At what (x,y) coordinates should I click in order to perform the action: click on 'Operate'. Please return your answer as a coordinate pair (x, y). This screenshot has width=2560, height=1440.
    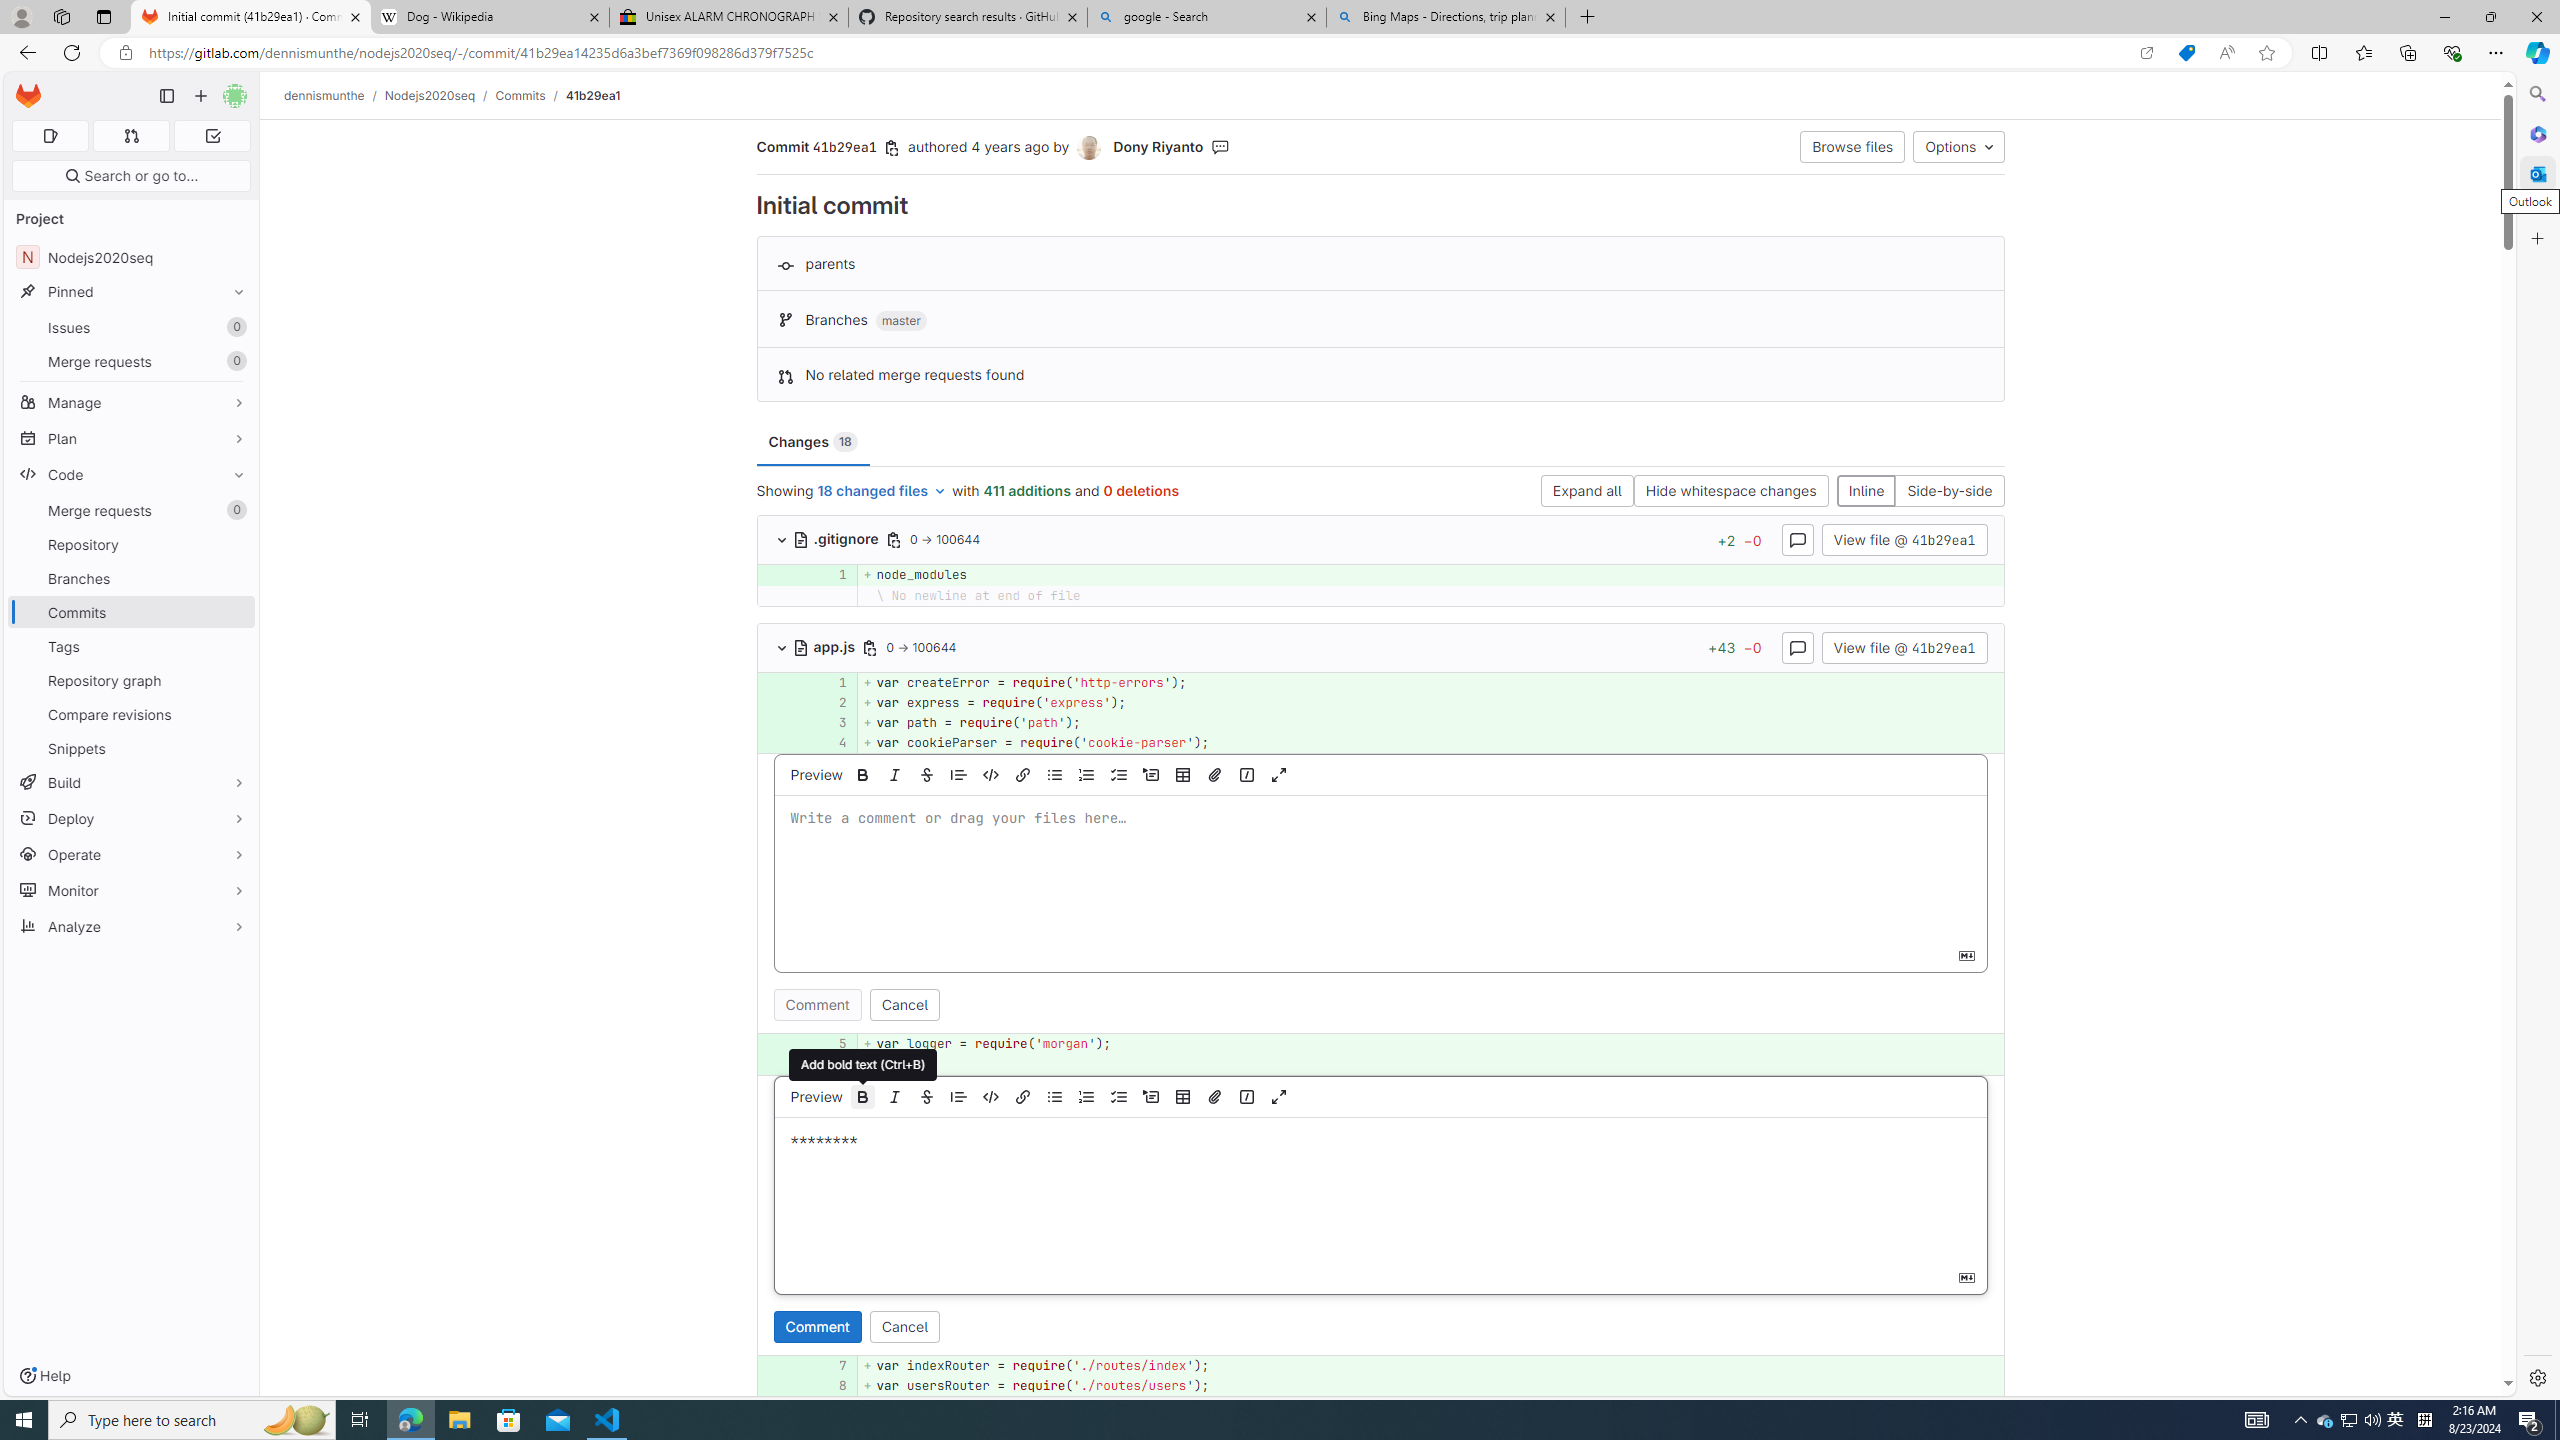
    Looking at the image, I should click on (130, 854).